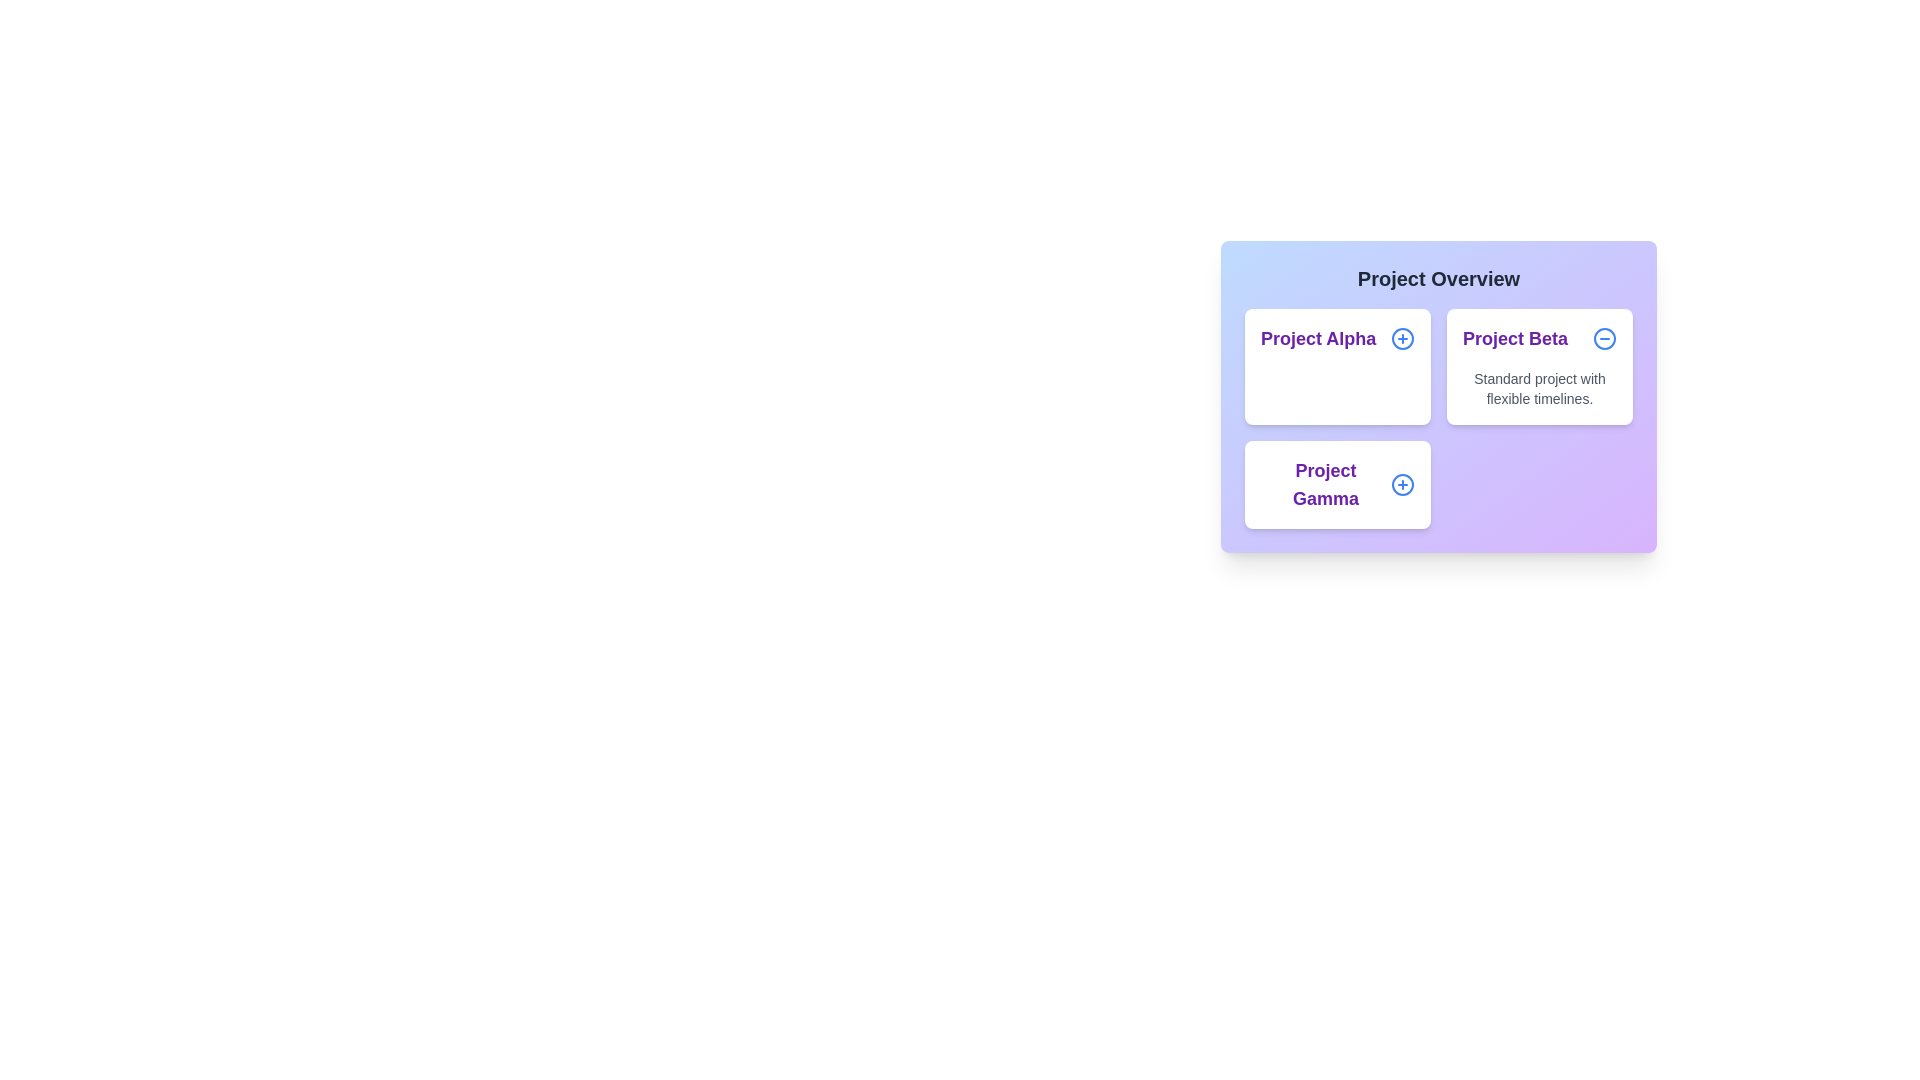  Describe the element at coordinates (1338, 366) in the screenshot. I see `the title text of the card labeled Project Alpha` at that location.